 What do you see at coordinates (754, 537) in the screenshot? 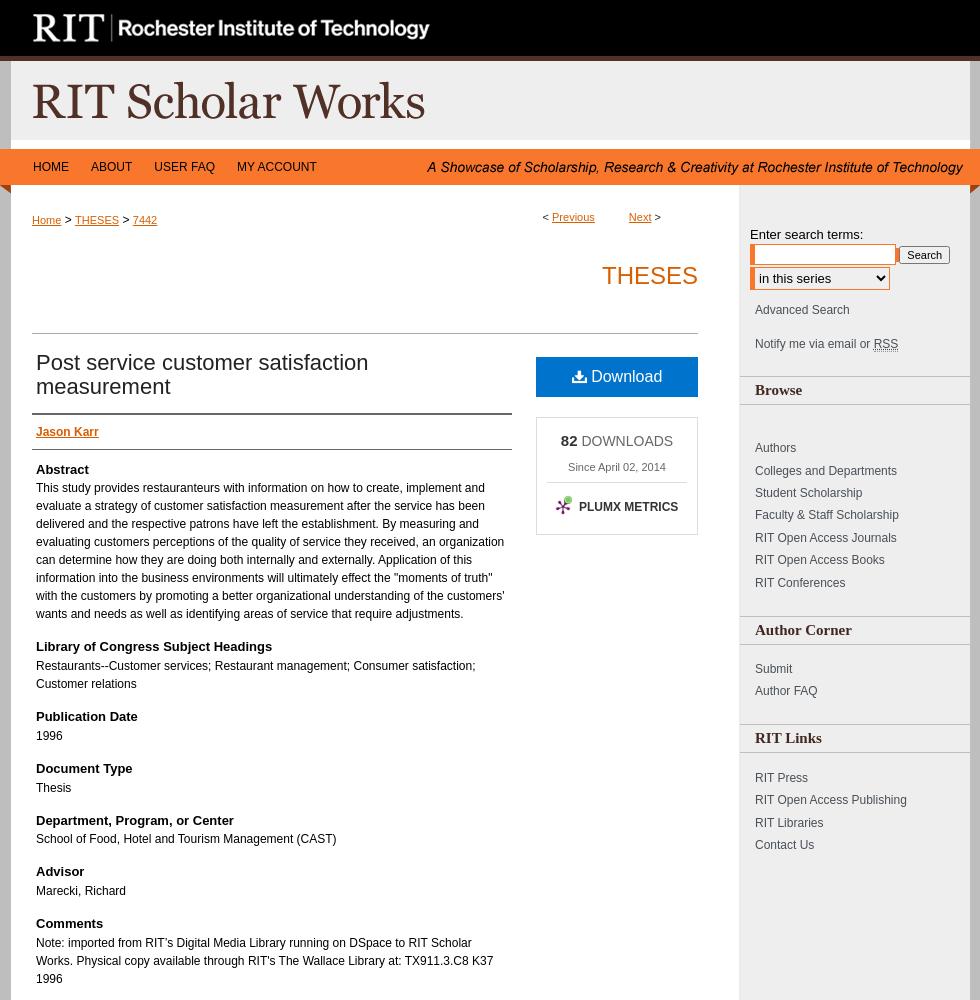
I see `'RIT Open Access Journals'` at bounding box center [754, 537].